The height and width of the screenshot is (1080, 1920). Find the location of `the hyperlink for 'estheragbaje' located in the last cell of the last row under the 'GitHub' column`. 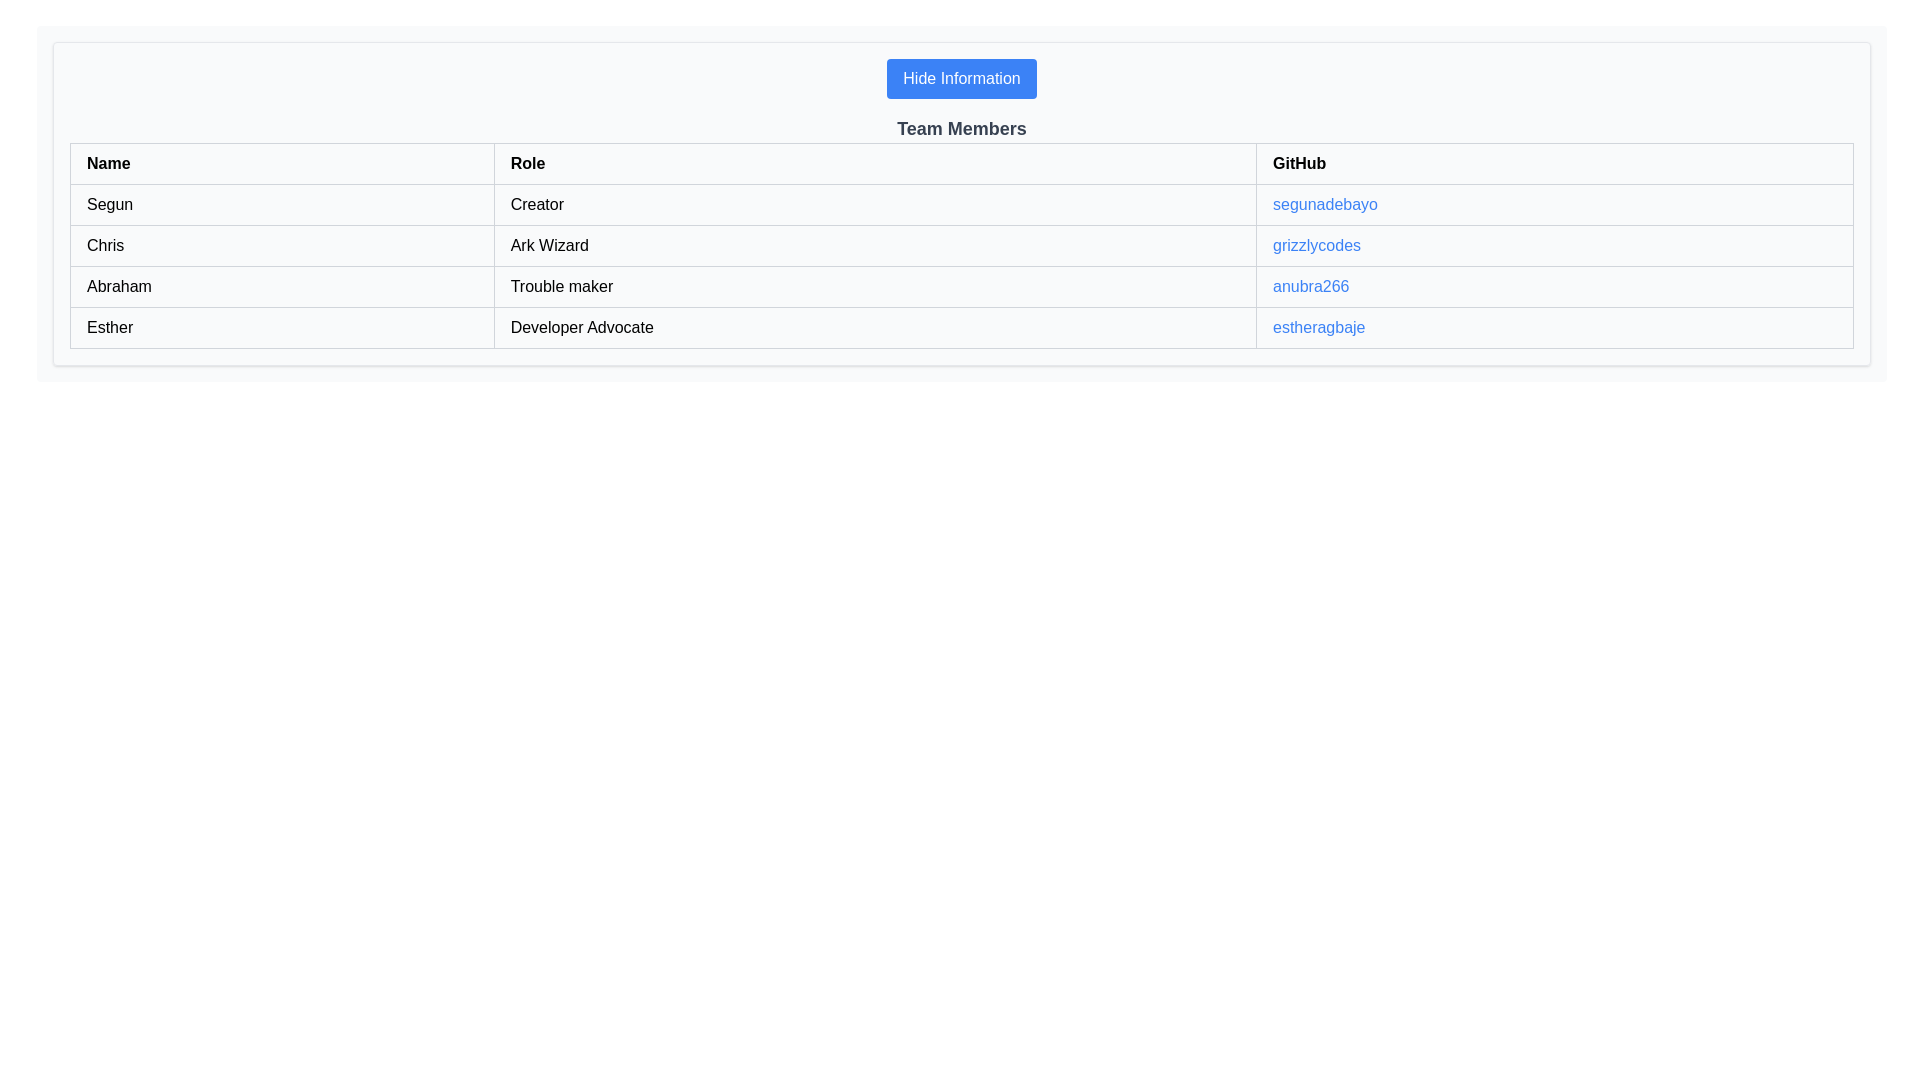

the hyperlink for 'estheragbaje' located in the last cell of the last row under the 'GitHub' column is located at coordinates (1554, 326).